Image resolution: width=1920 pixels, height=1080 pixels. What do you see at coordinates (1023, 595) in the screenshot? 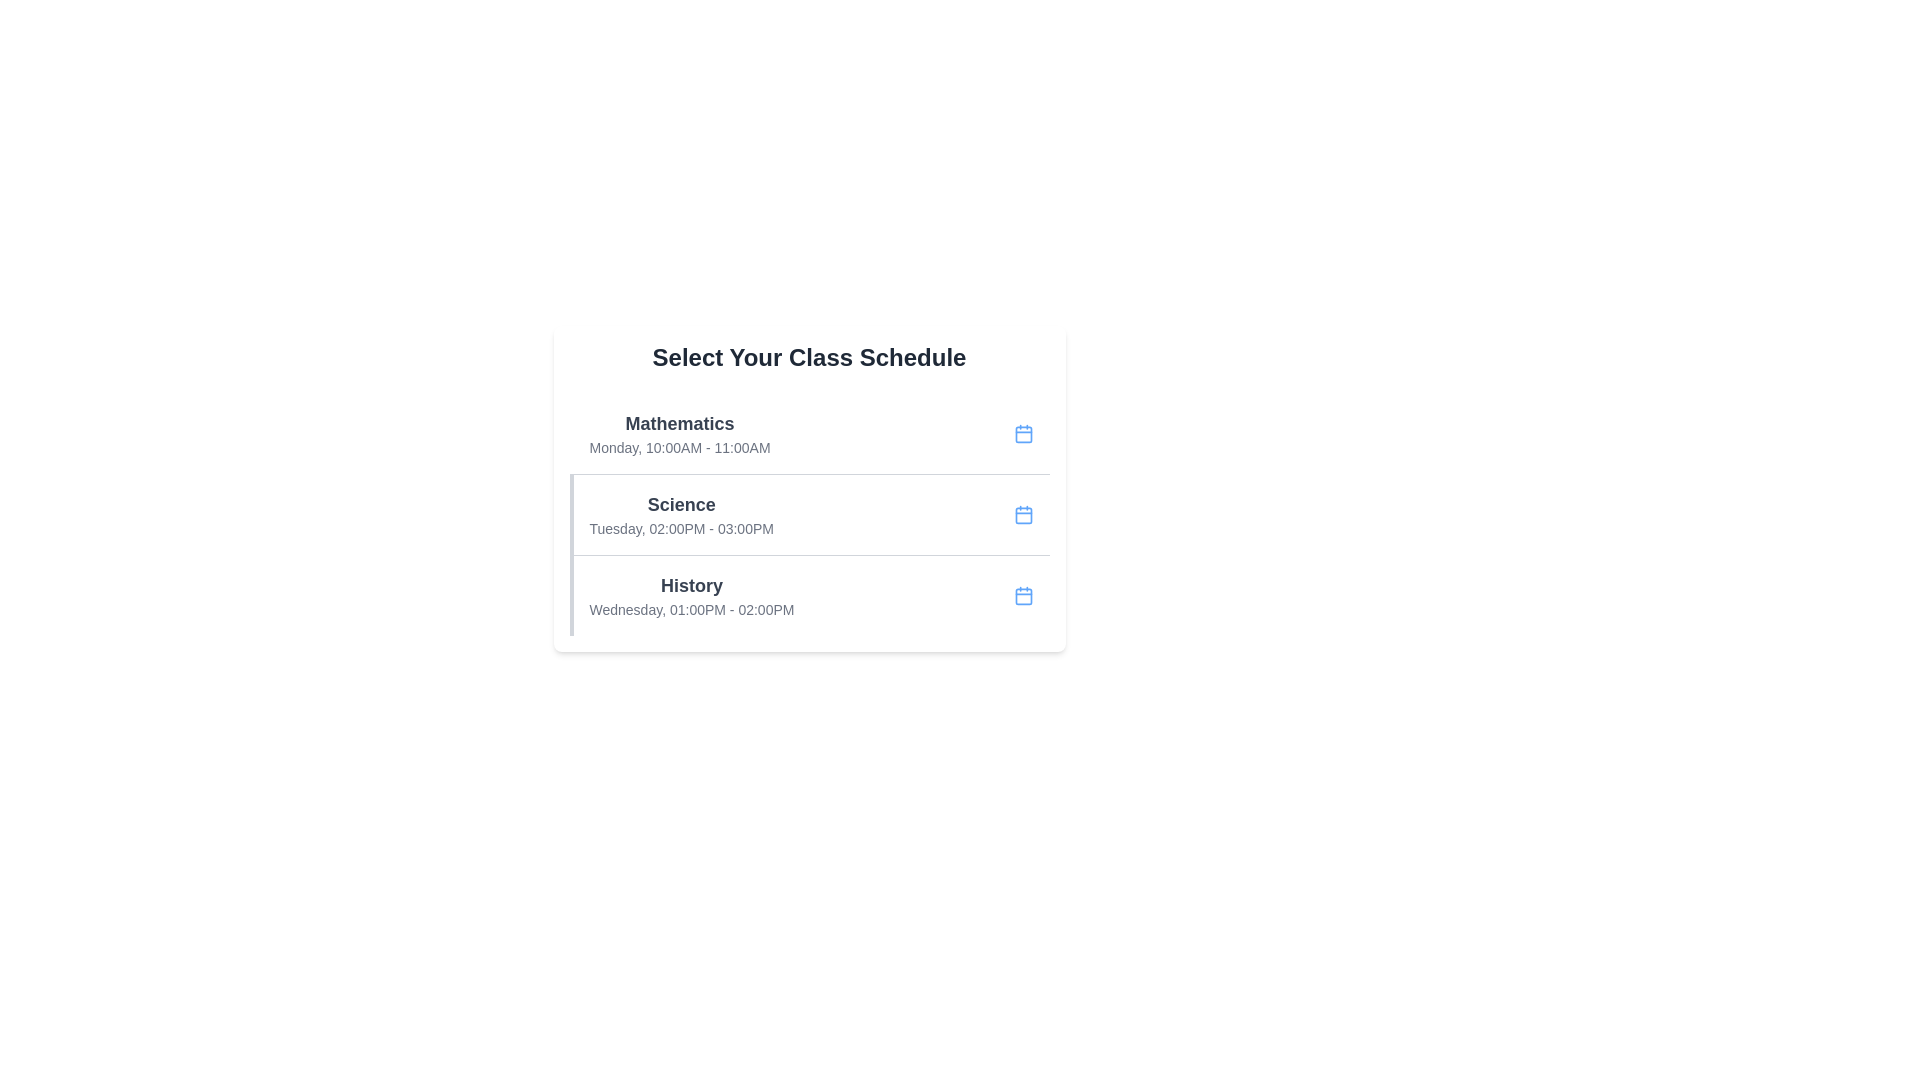
I see `the central section of the calendar icon located on the right side of the 'History' list item in the displayed schedule` at bounding box center [1023, 595].